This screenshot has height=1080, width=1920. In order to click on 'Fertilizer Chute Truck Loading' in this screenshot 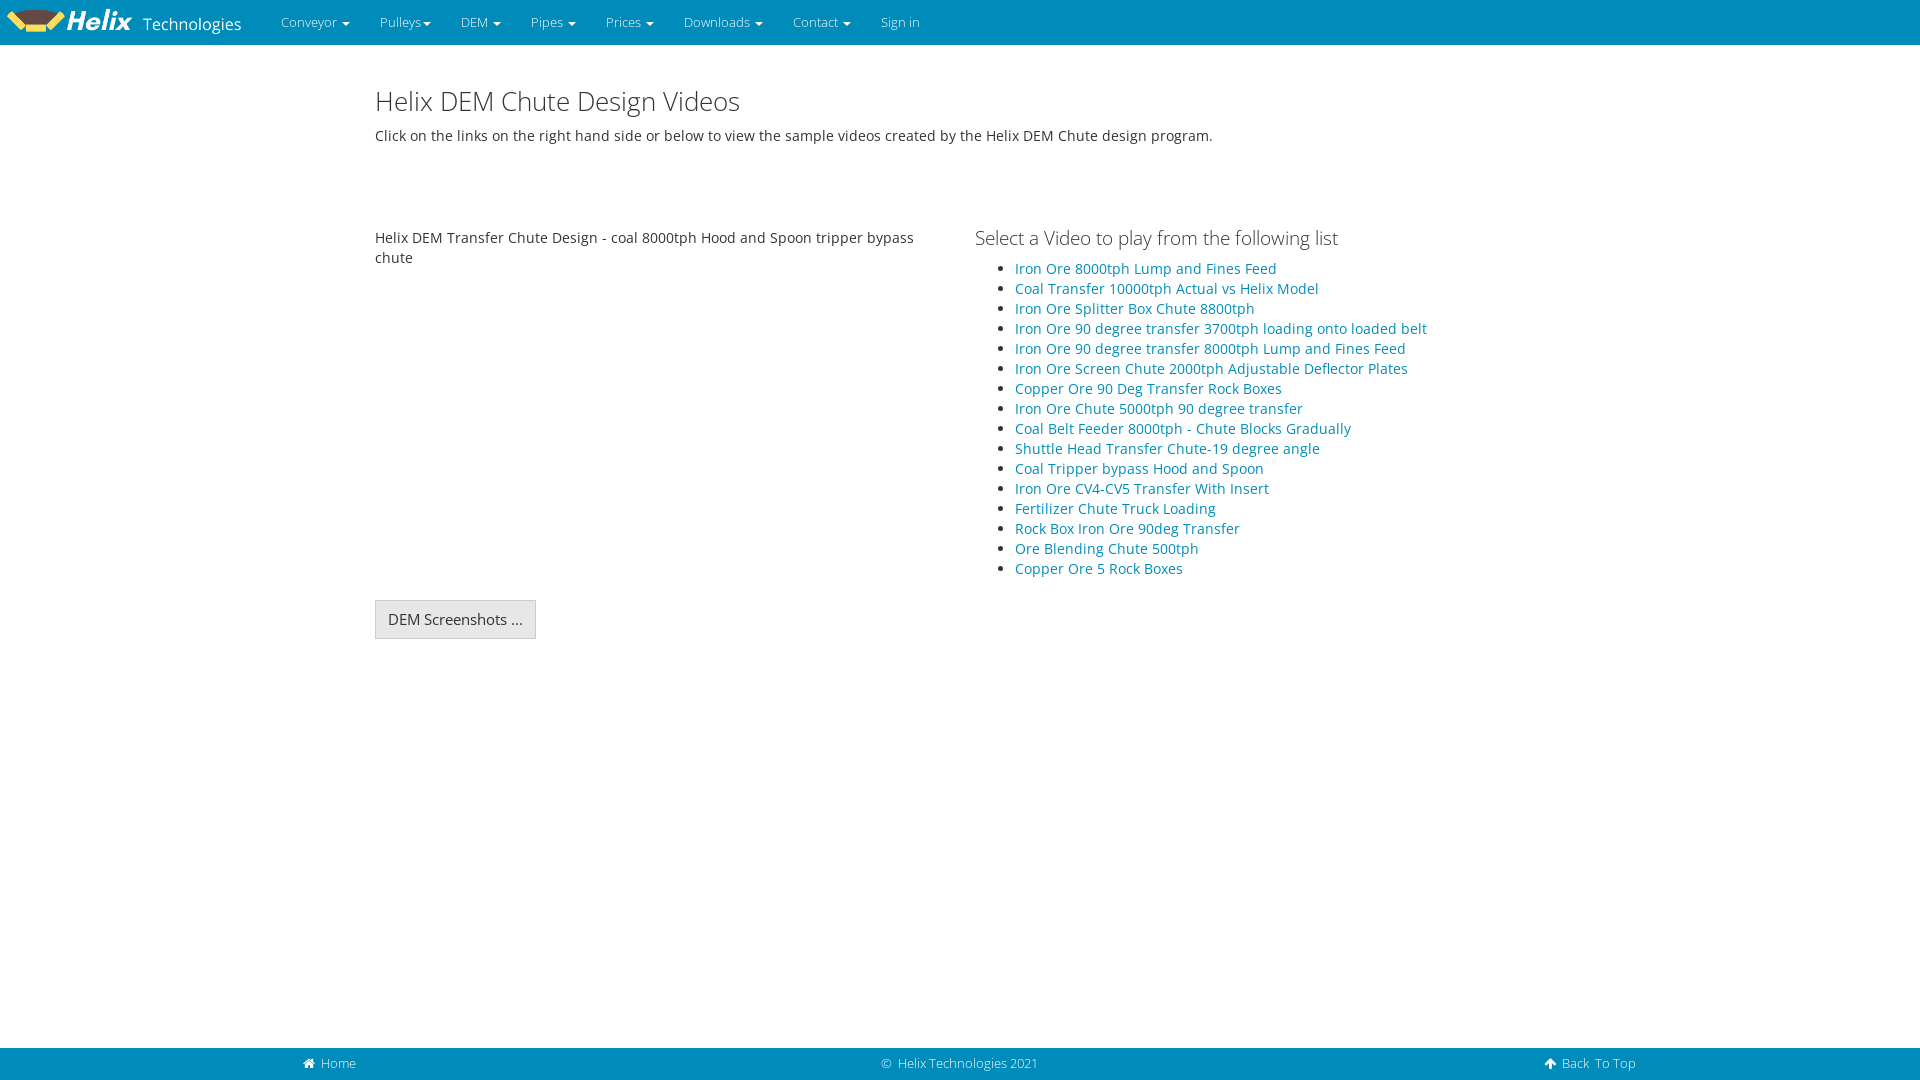, I will do `click(1014, 507)`.